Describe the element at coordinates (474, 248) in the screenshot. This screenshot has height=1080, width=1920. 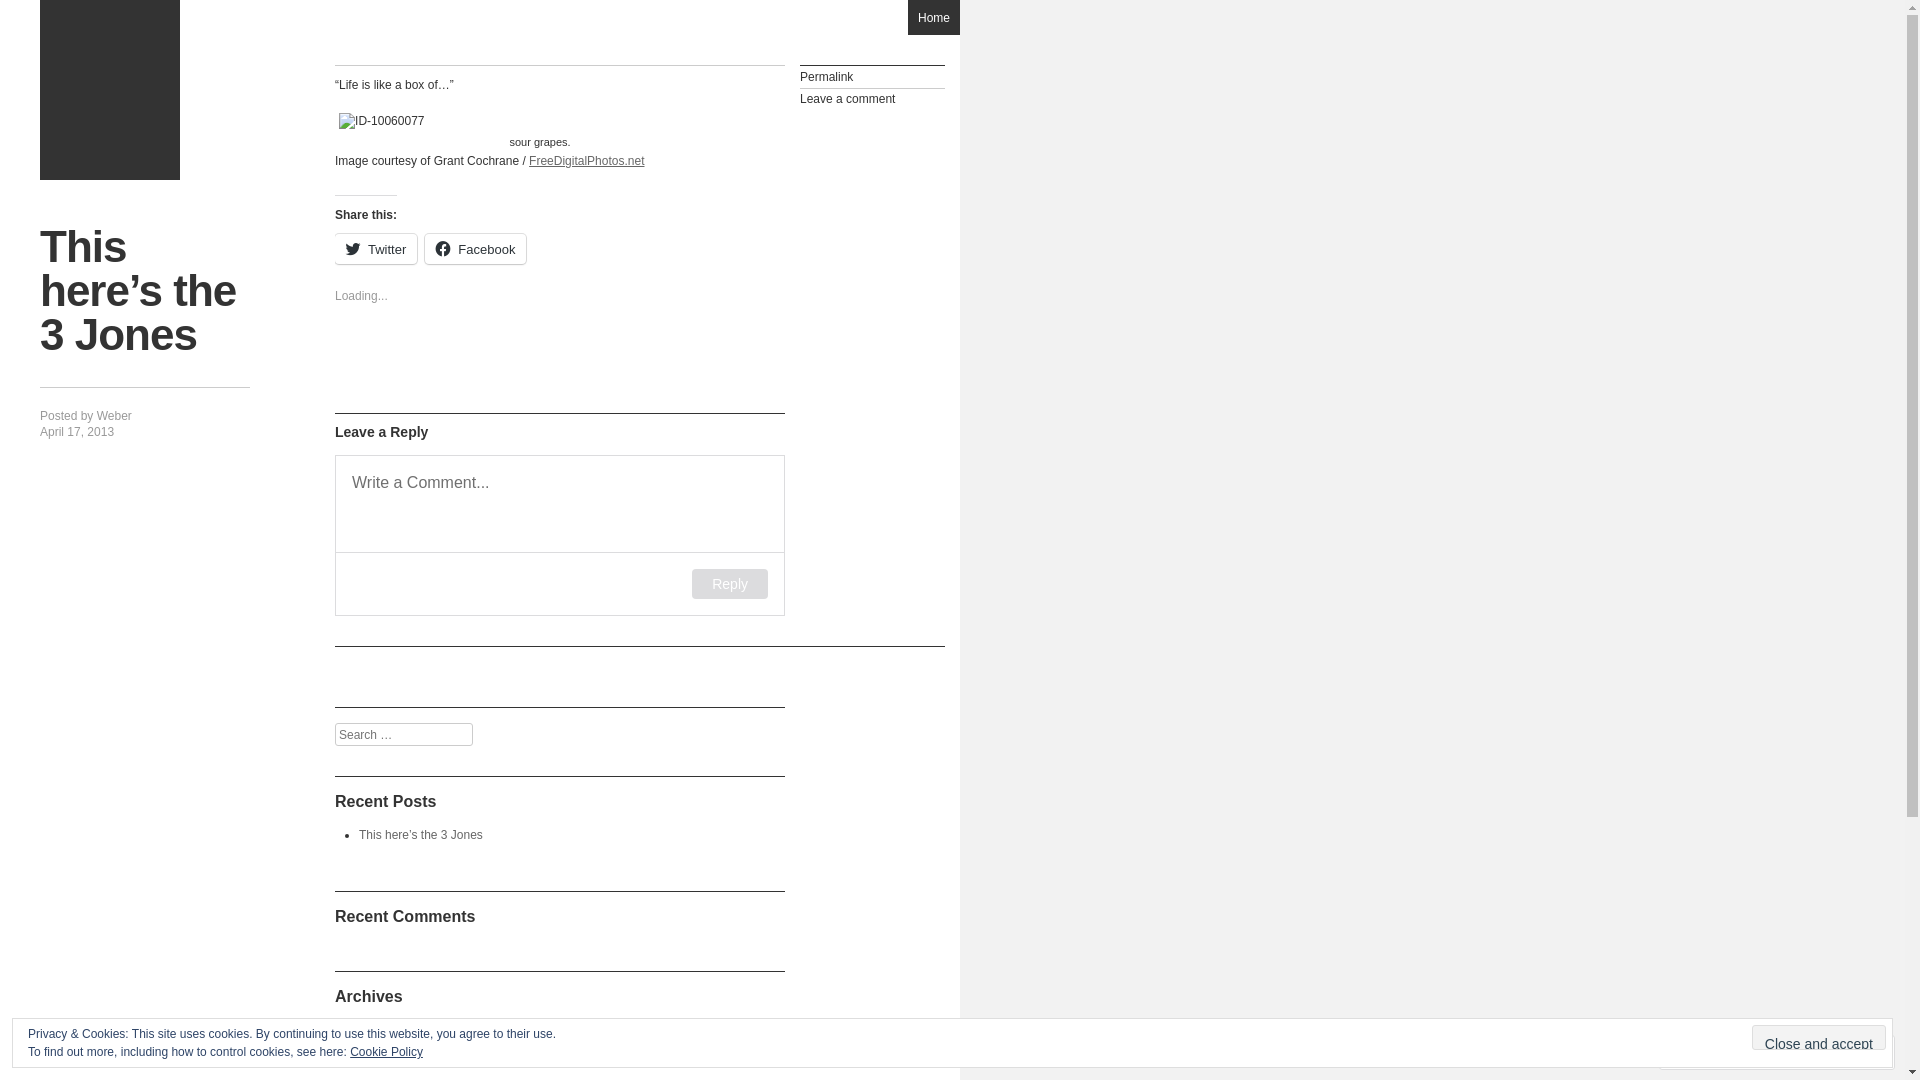
I see `'Facebook'` at that location.